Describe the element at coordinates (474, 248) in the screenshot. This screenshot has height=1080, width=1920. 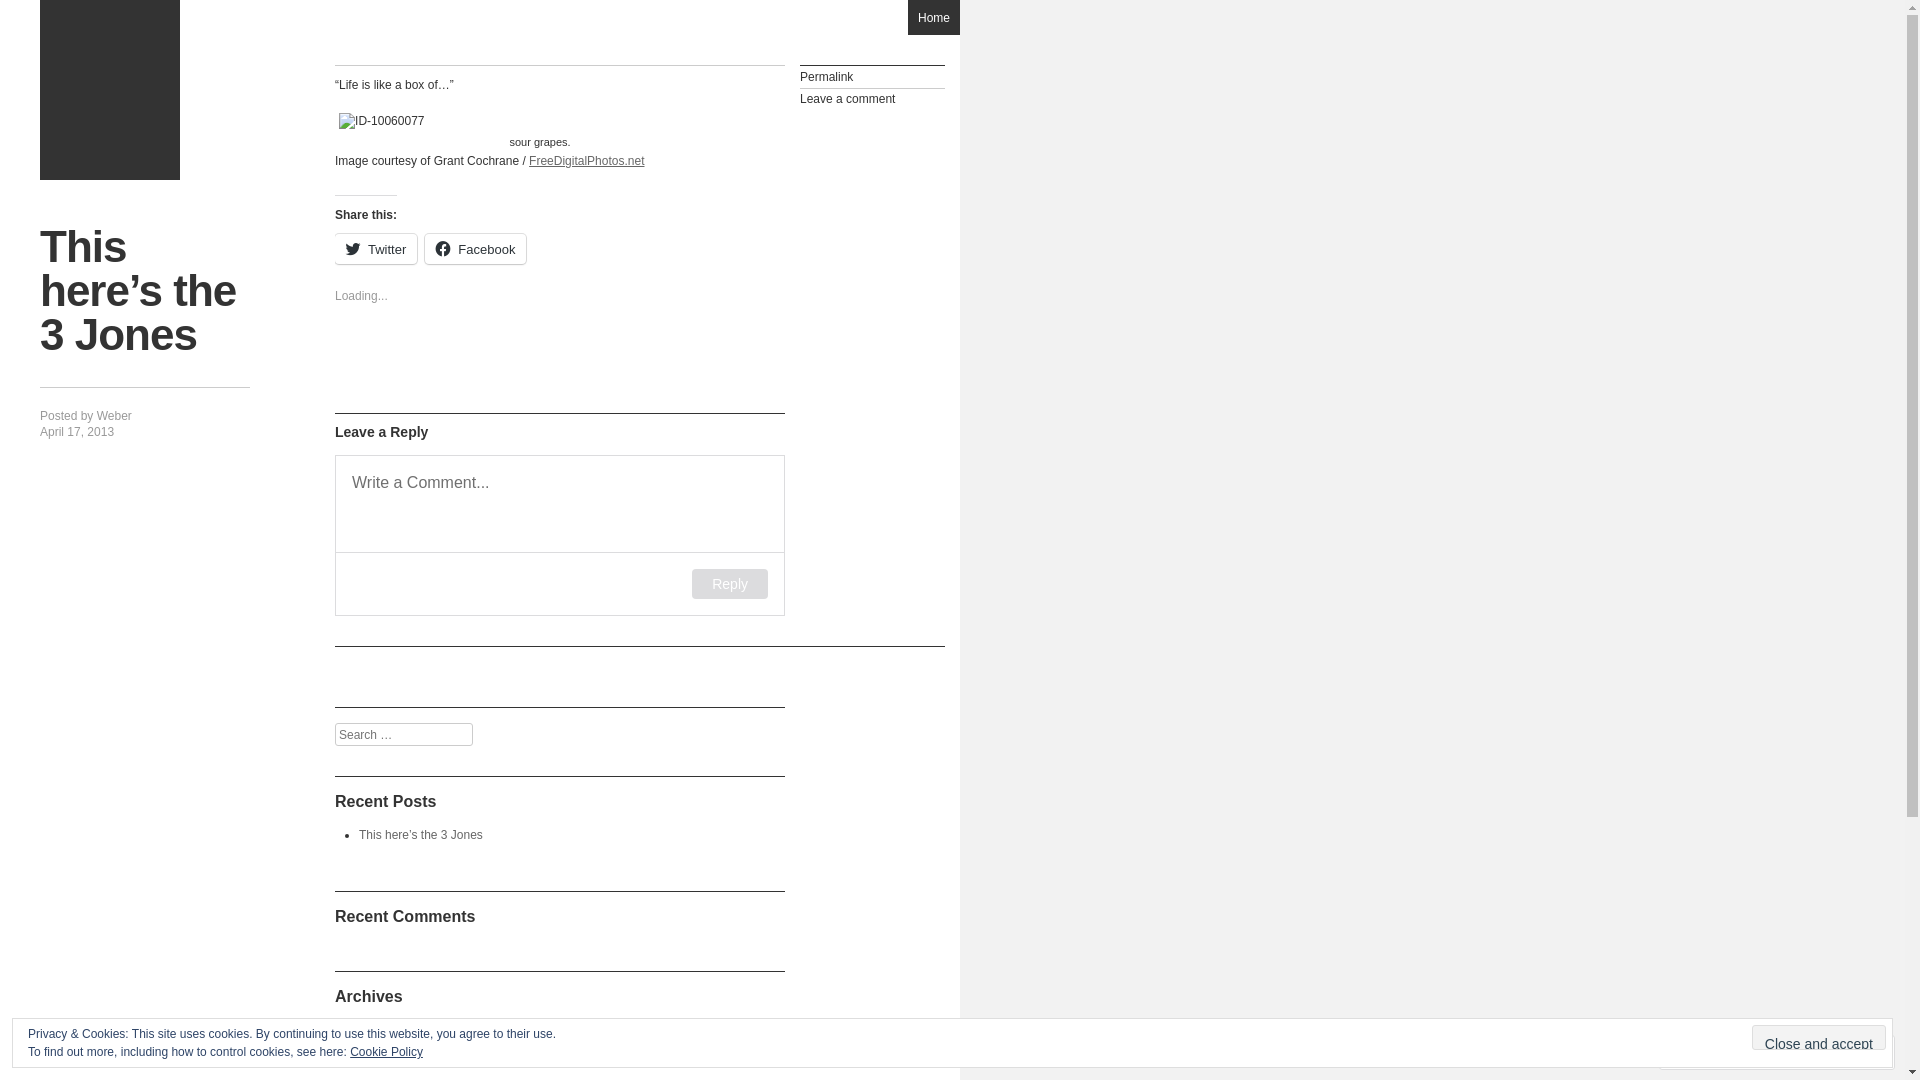
I see `'Facebook'` at that location.